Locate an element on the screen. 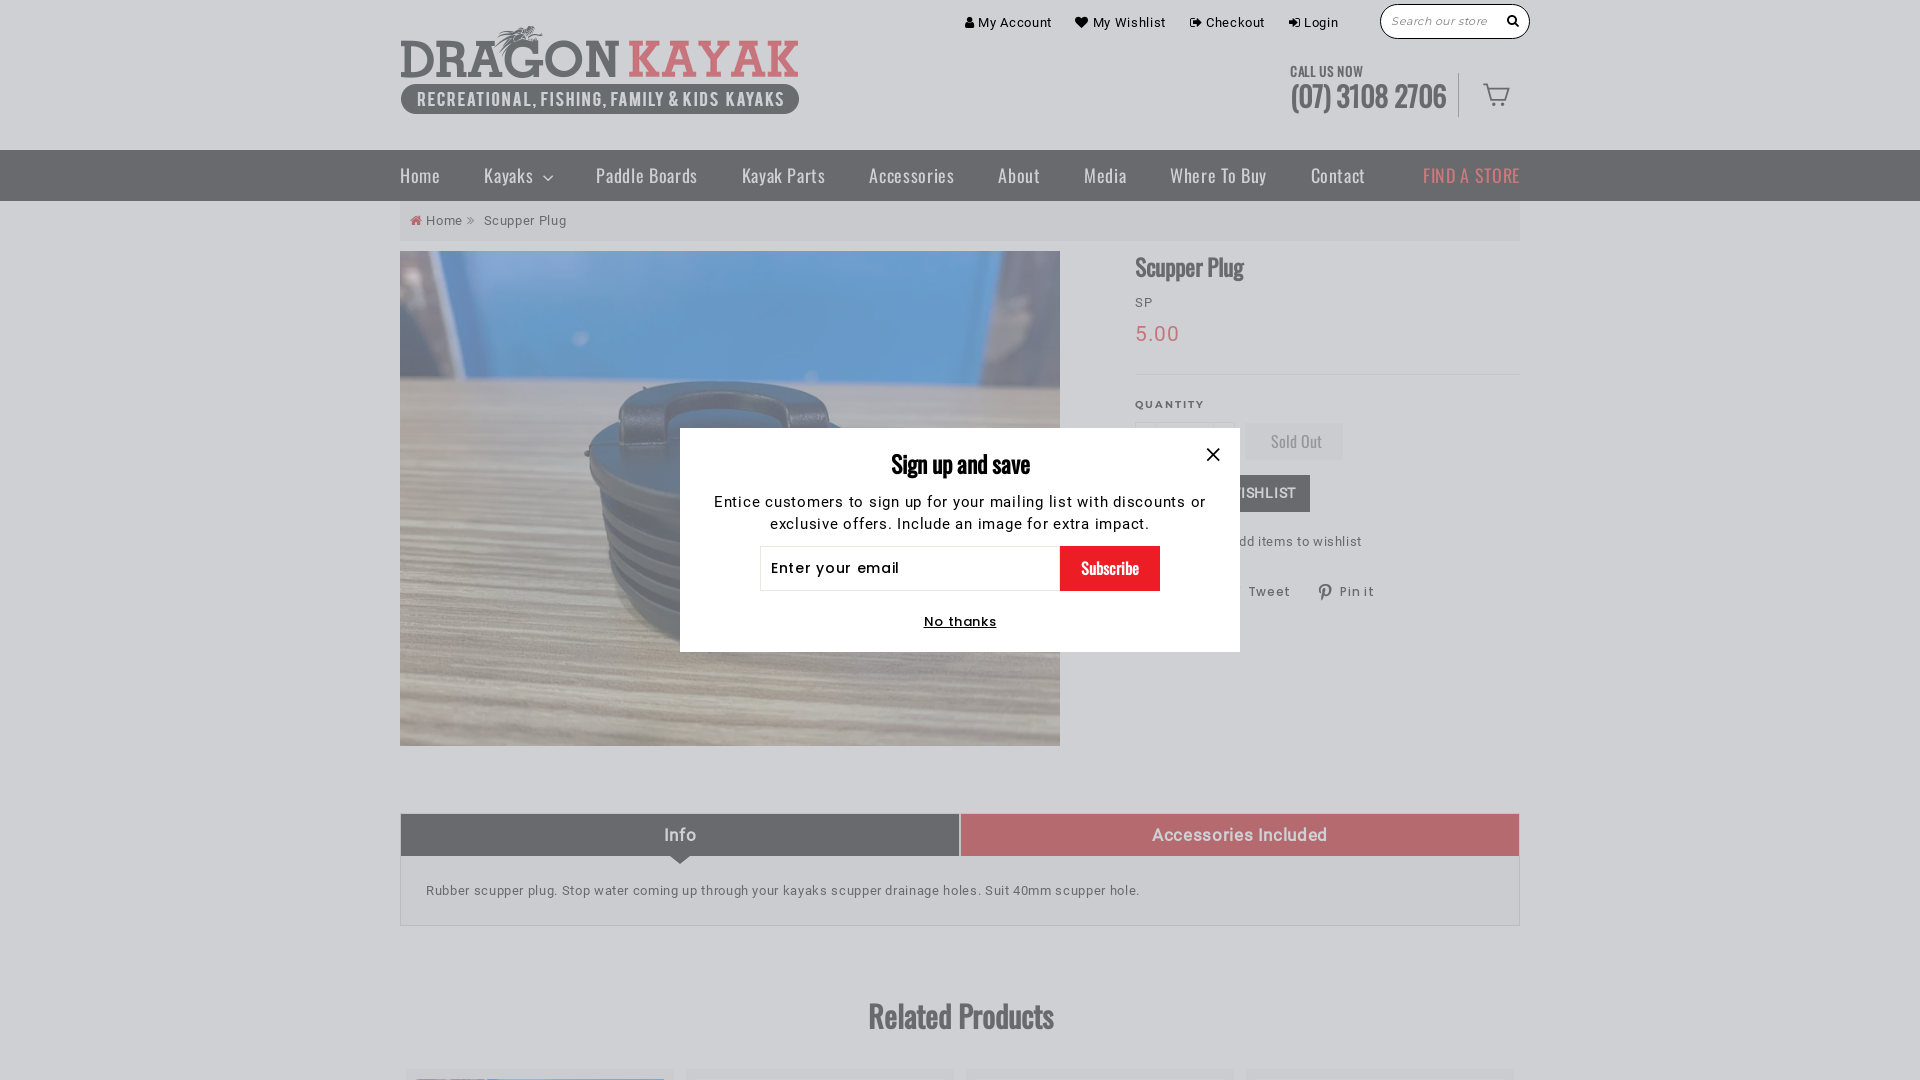  'Home' is located at coordinates (429, 174).